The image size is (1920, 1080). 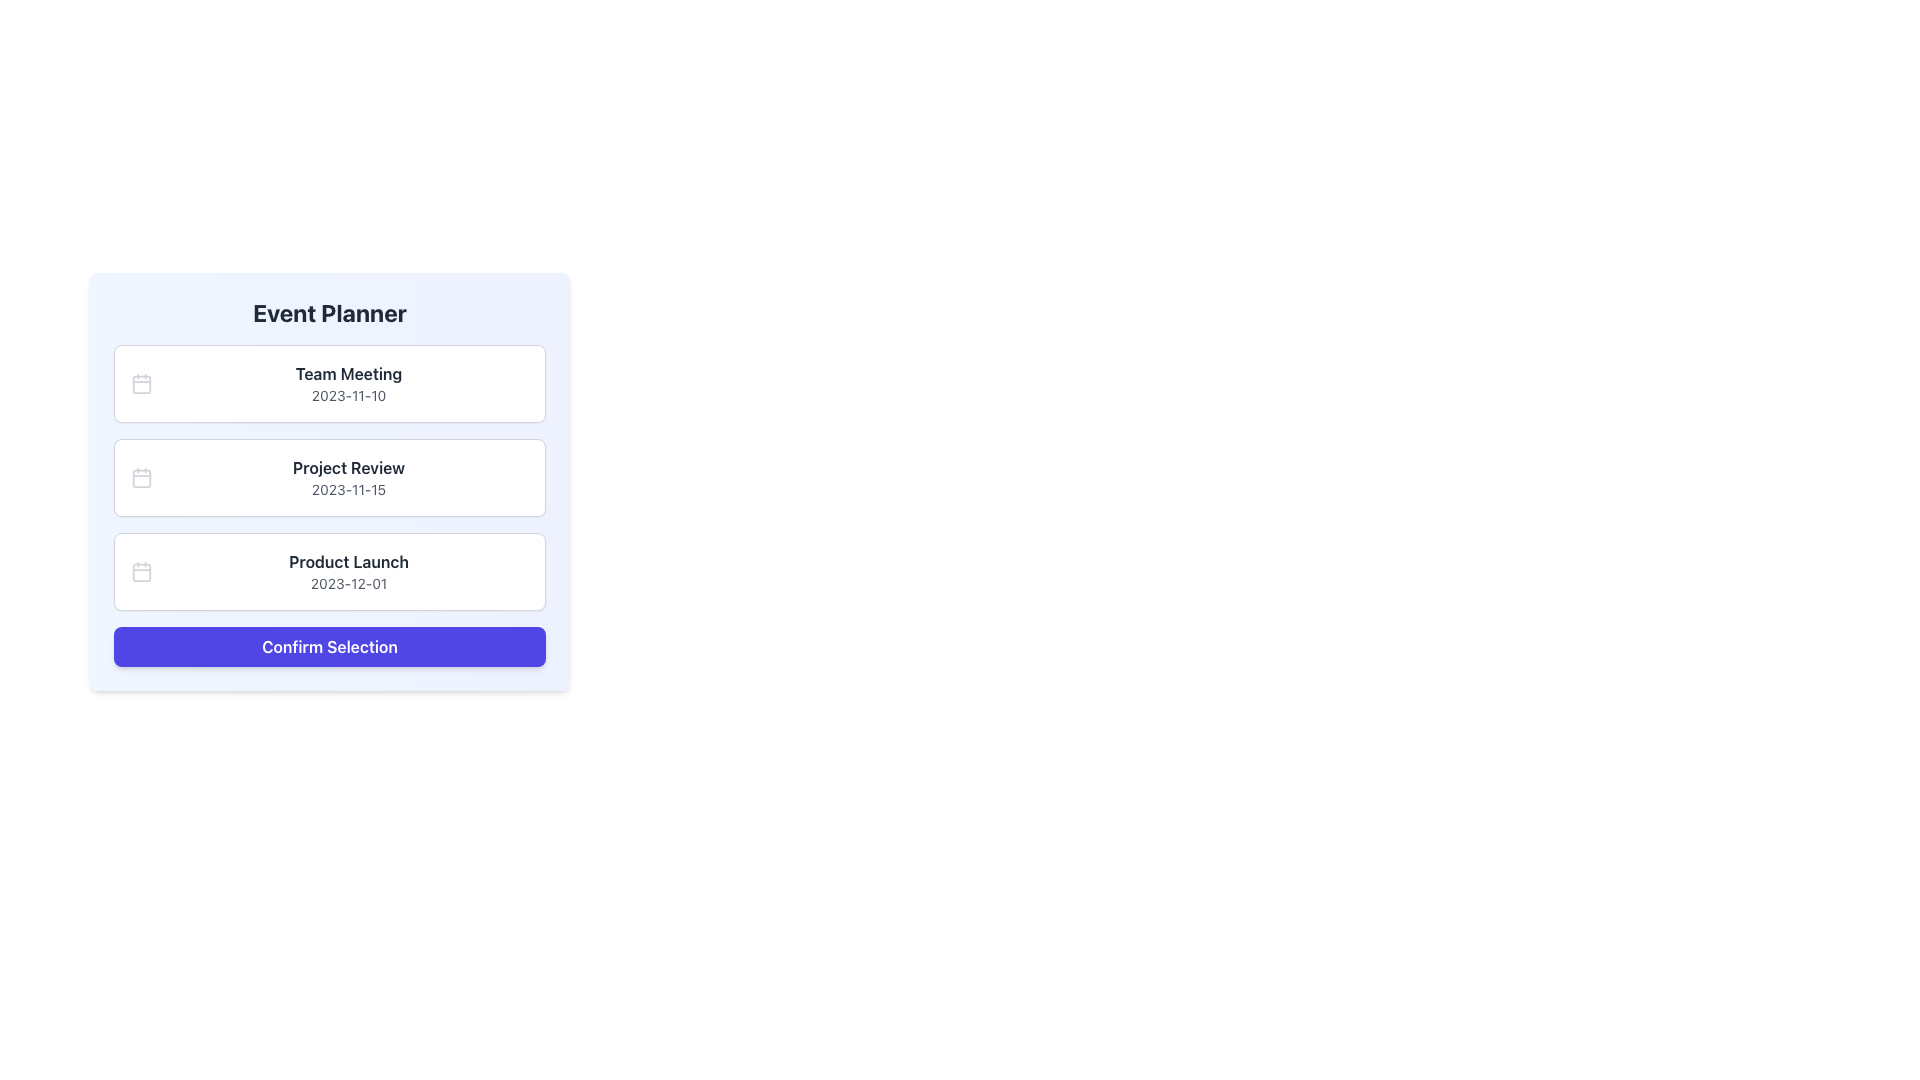 What do you see at coordinates (349, 489) in the screenshot?
I see `the text label displaying the date '2023-11-15' in gray color, located beneath the 'Project Review' title` at bounding box center [349, 489].